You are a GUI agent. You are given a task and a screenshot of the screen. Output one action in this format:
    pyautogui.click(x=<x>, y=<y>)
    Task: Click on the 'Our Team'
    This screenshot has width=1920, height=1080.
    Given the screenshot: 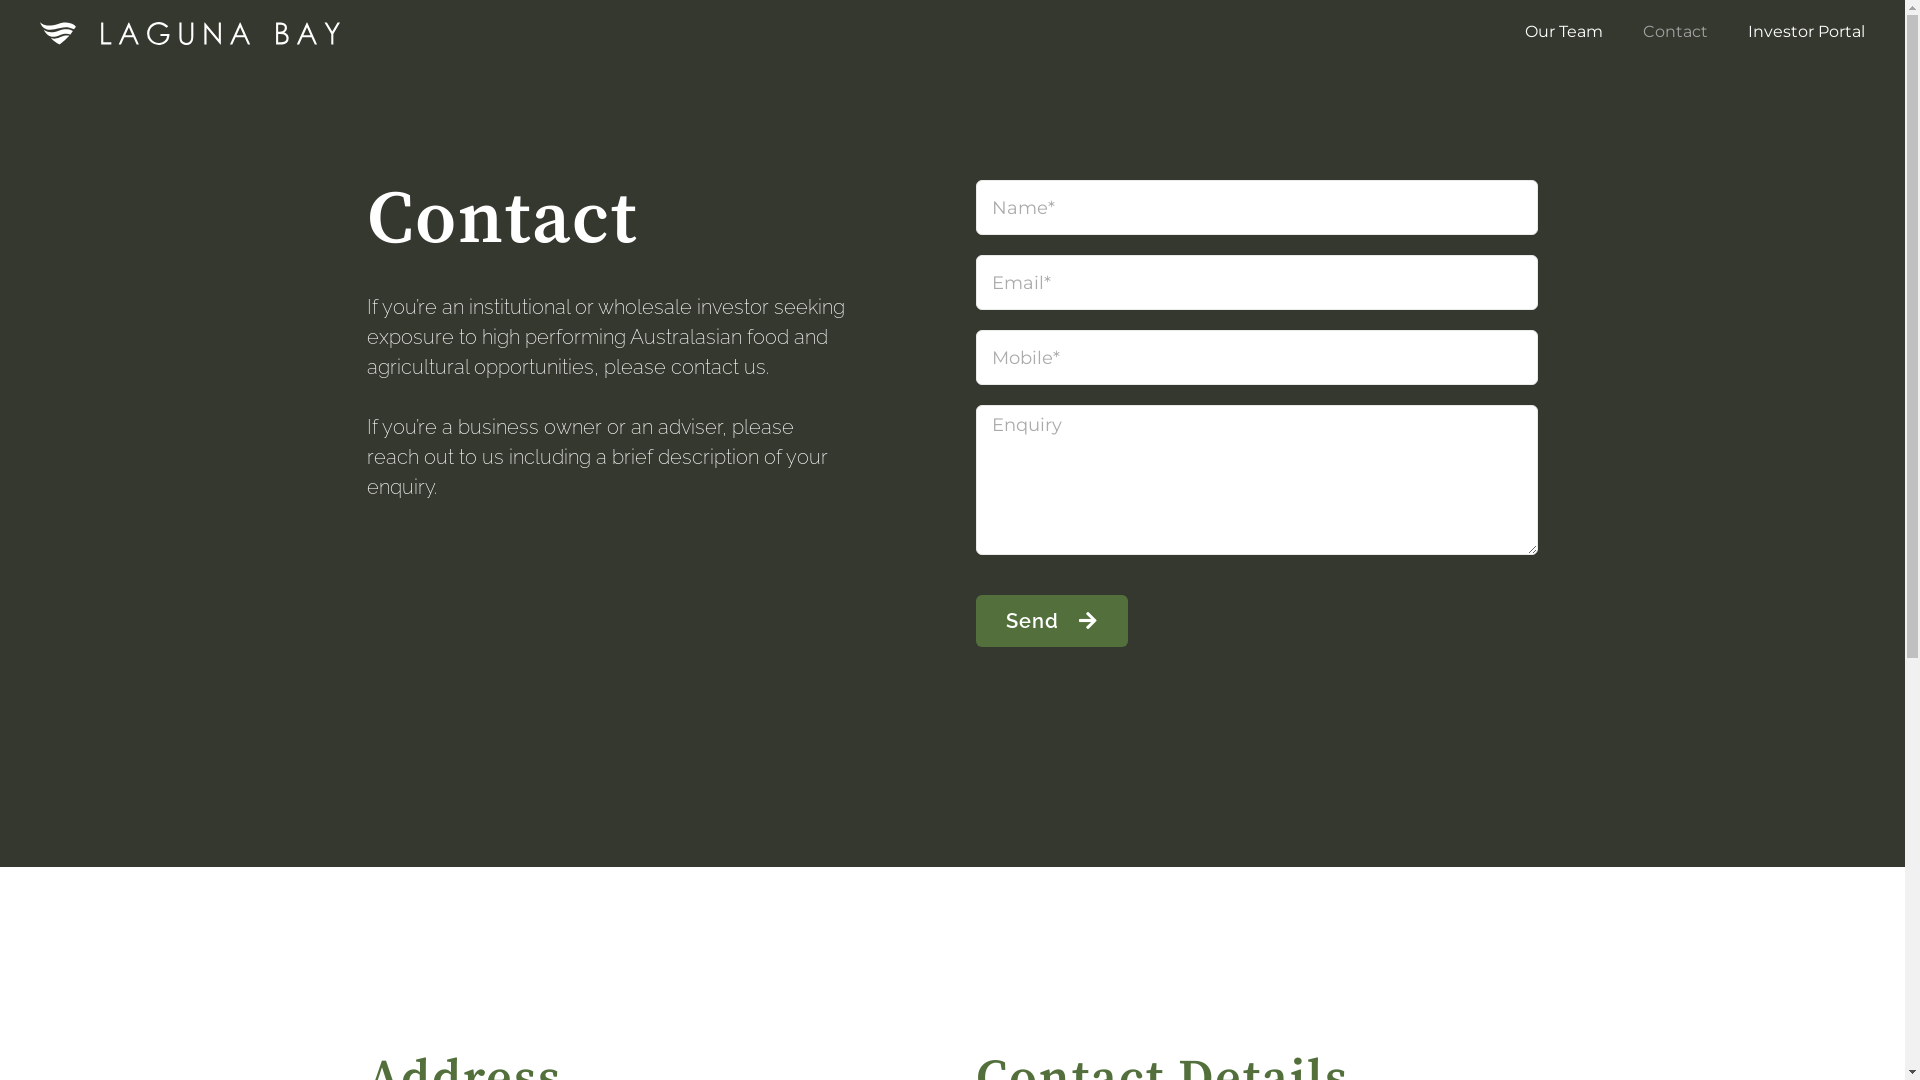 What is the action you would take?
    pyautogui.click(x=1563, y=31)
    